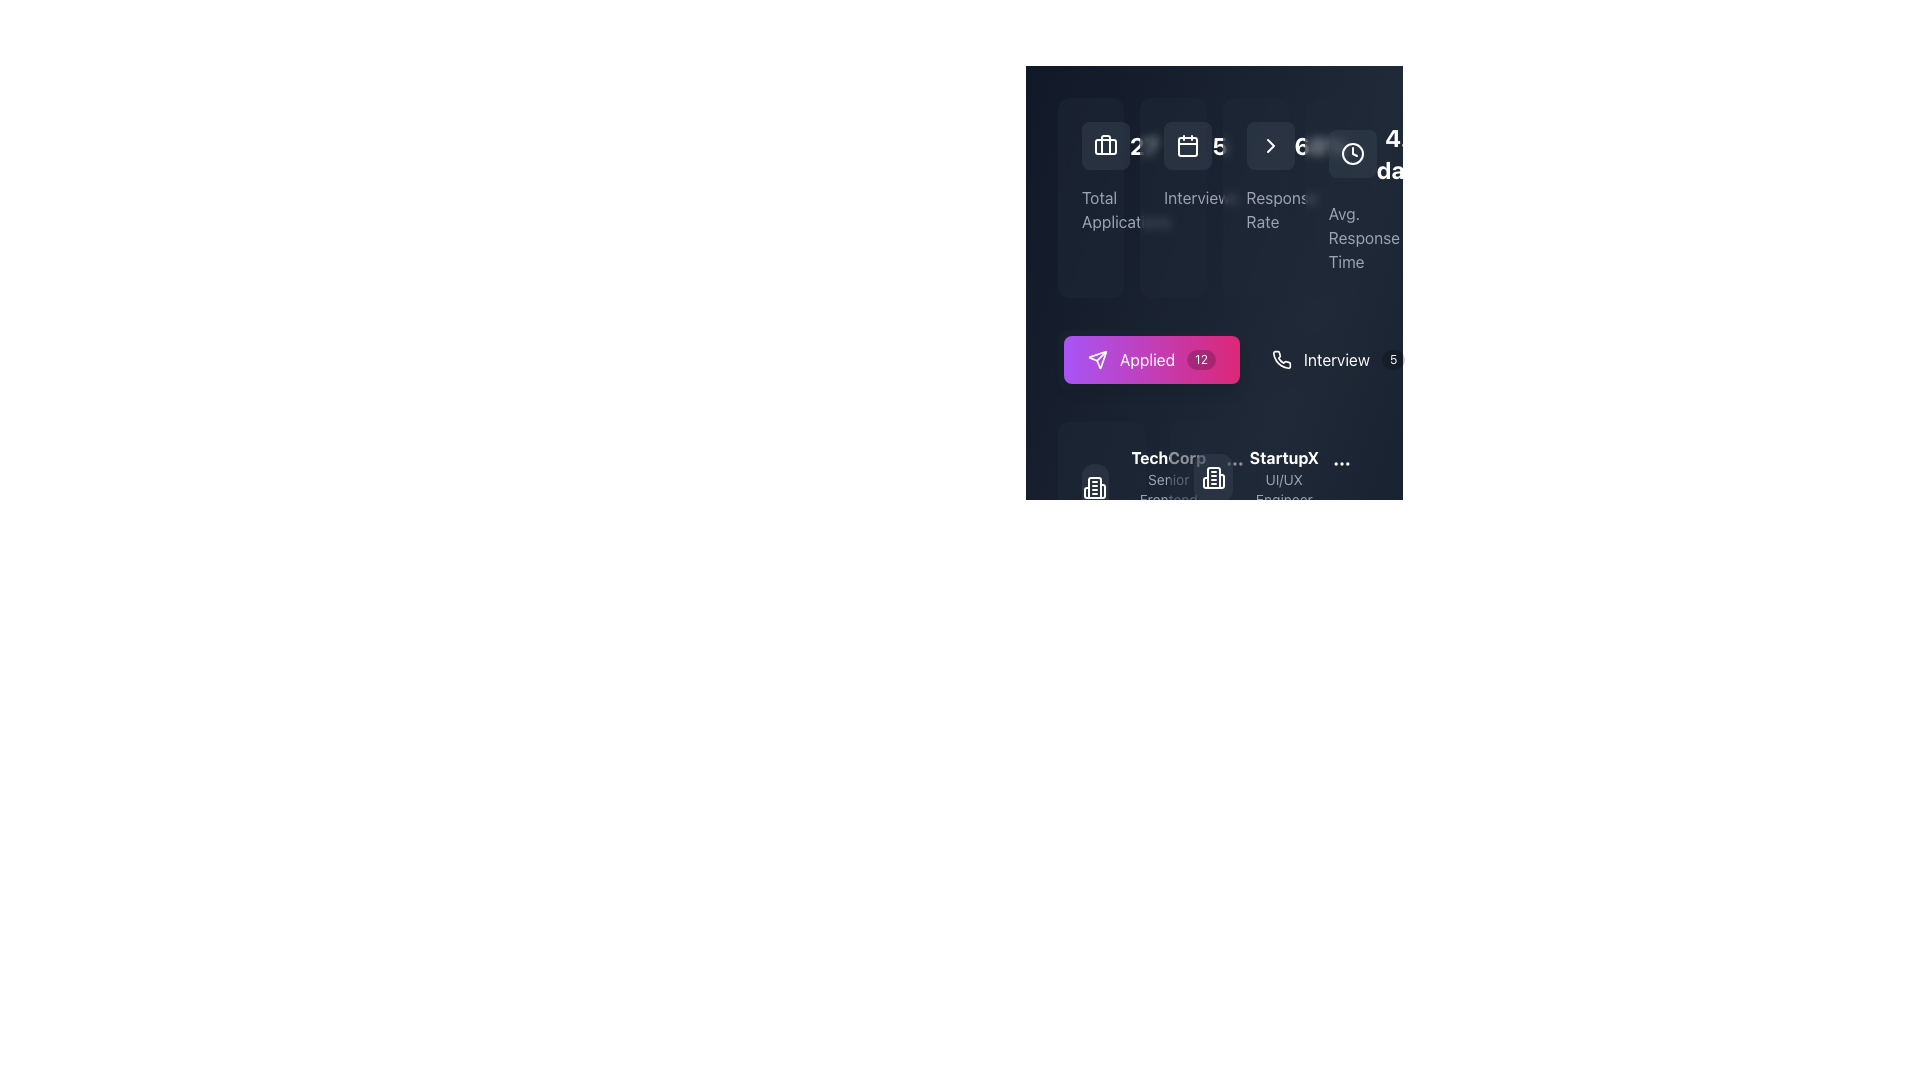 Image resolution: width=1920 pixels, height=1080 pixels. What do you see at coordinates (1284, 478) in the screenshot?
I see `the clickable informational card displaying 'StartupX' and 'UI/UX Engineer', which is the second item in the horizontal list of company and position information` at bounding box center [1284, 478].